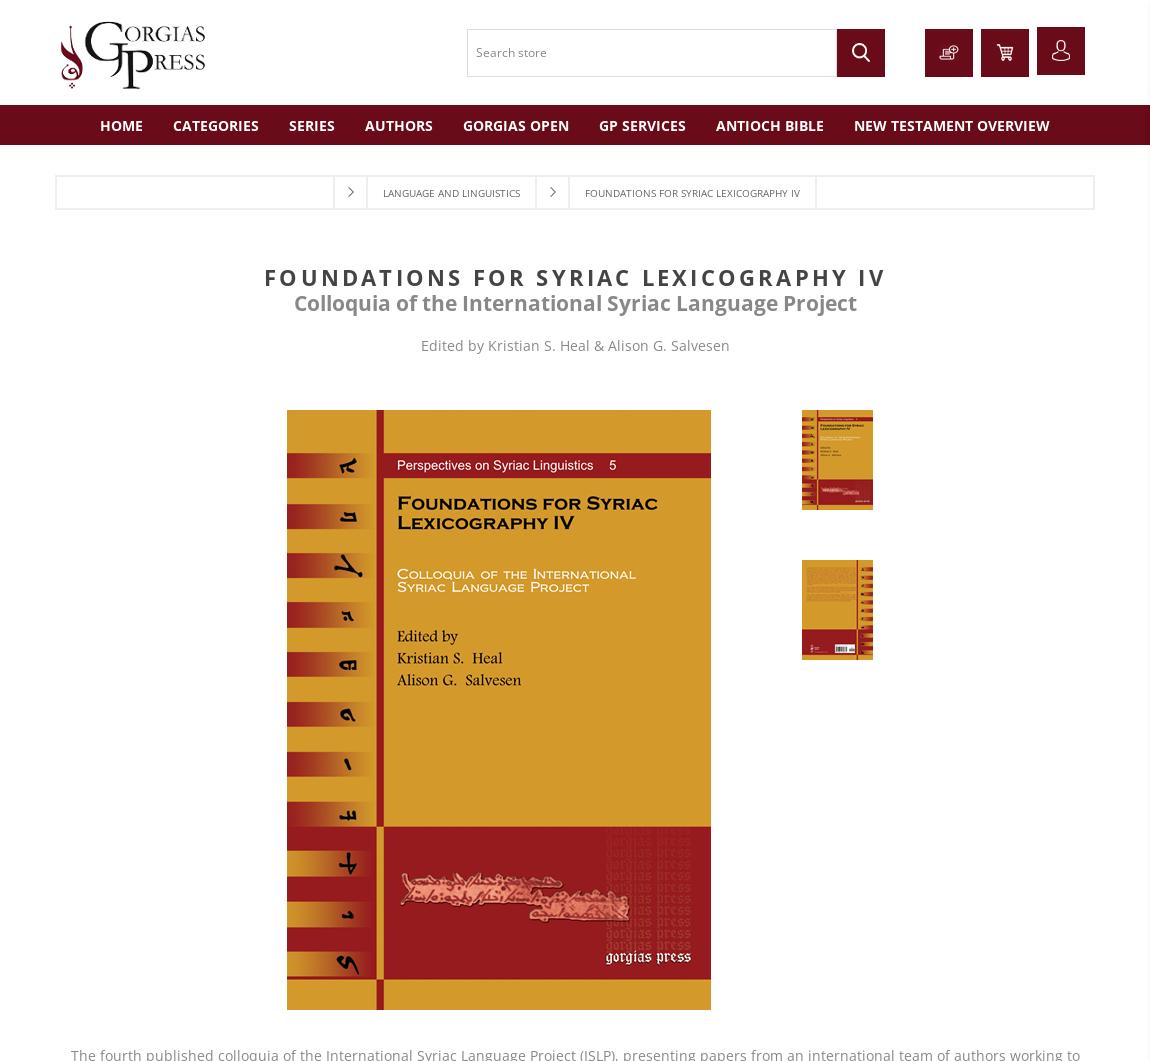 Image resolution: width=1150 pixels, height=1061 pixels. Describe the element at coordinates (214, 124) in the screenshot. I see `'Categories'` at that location.